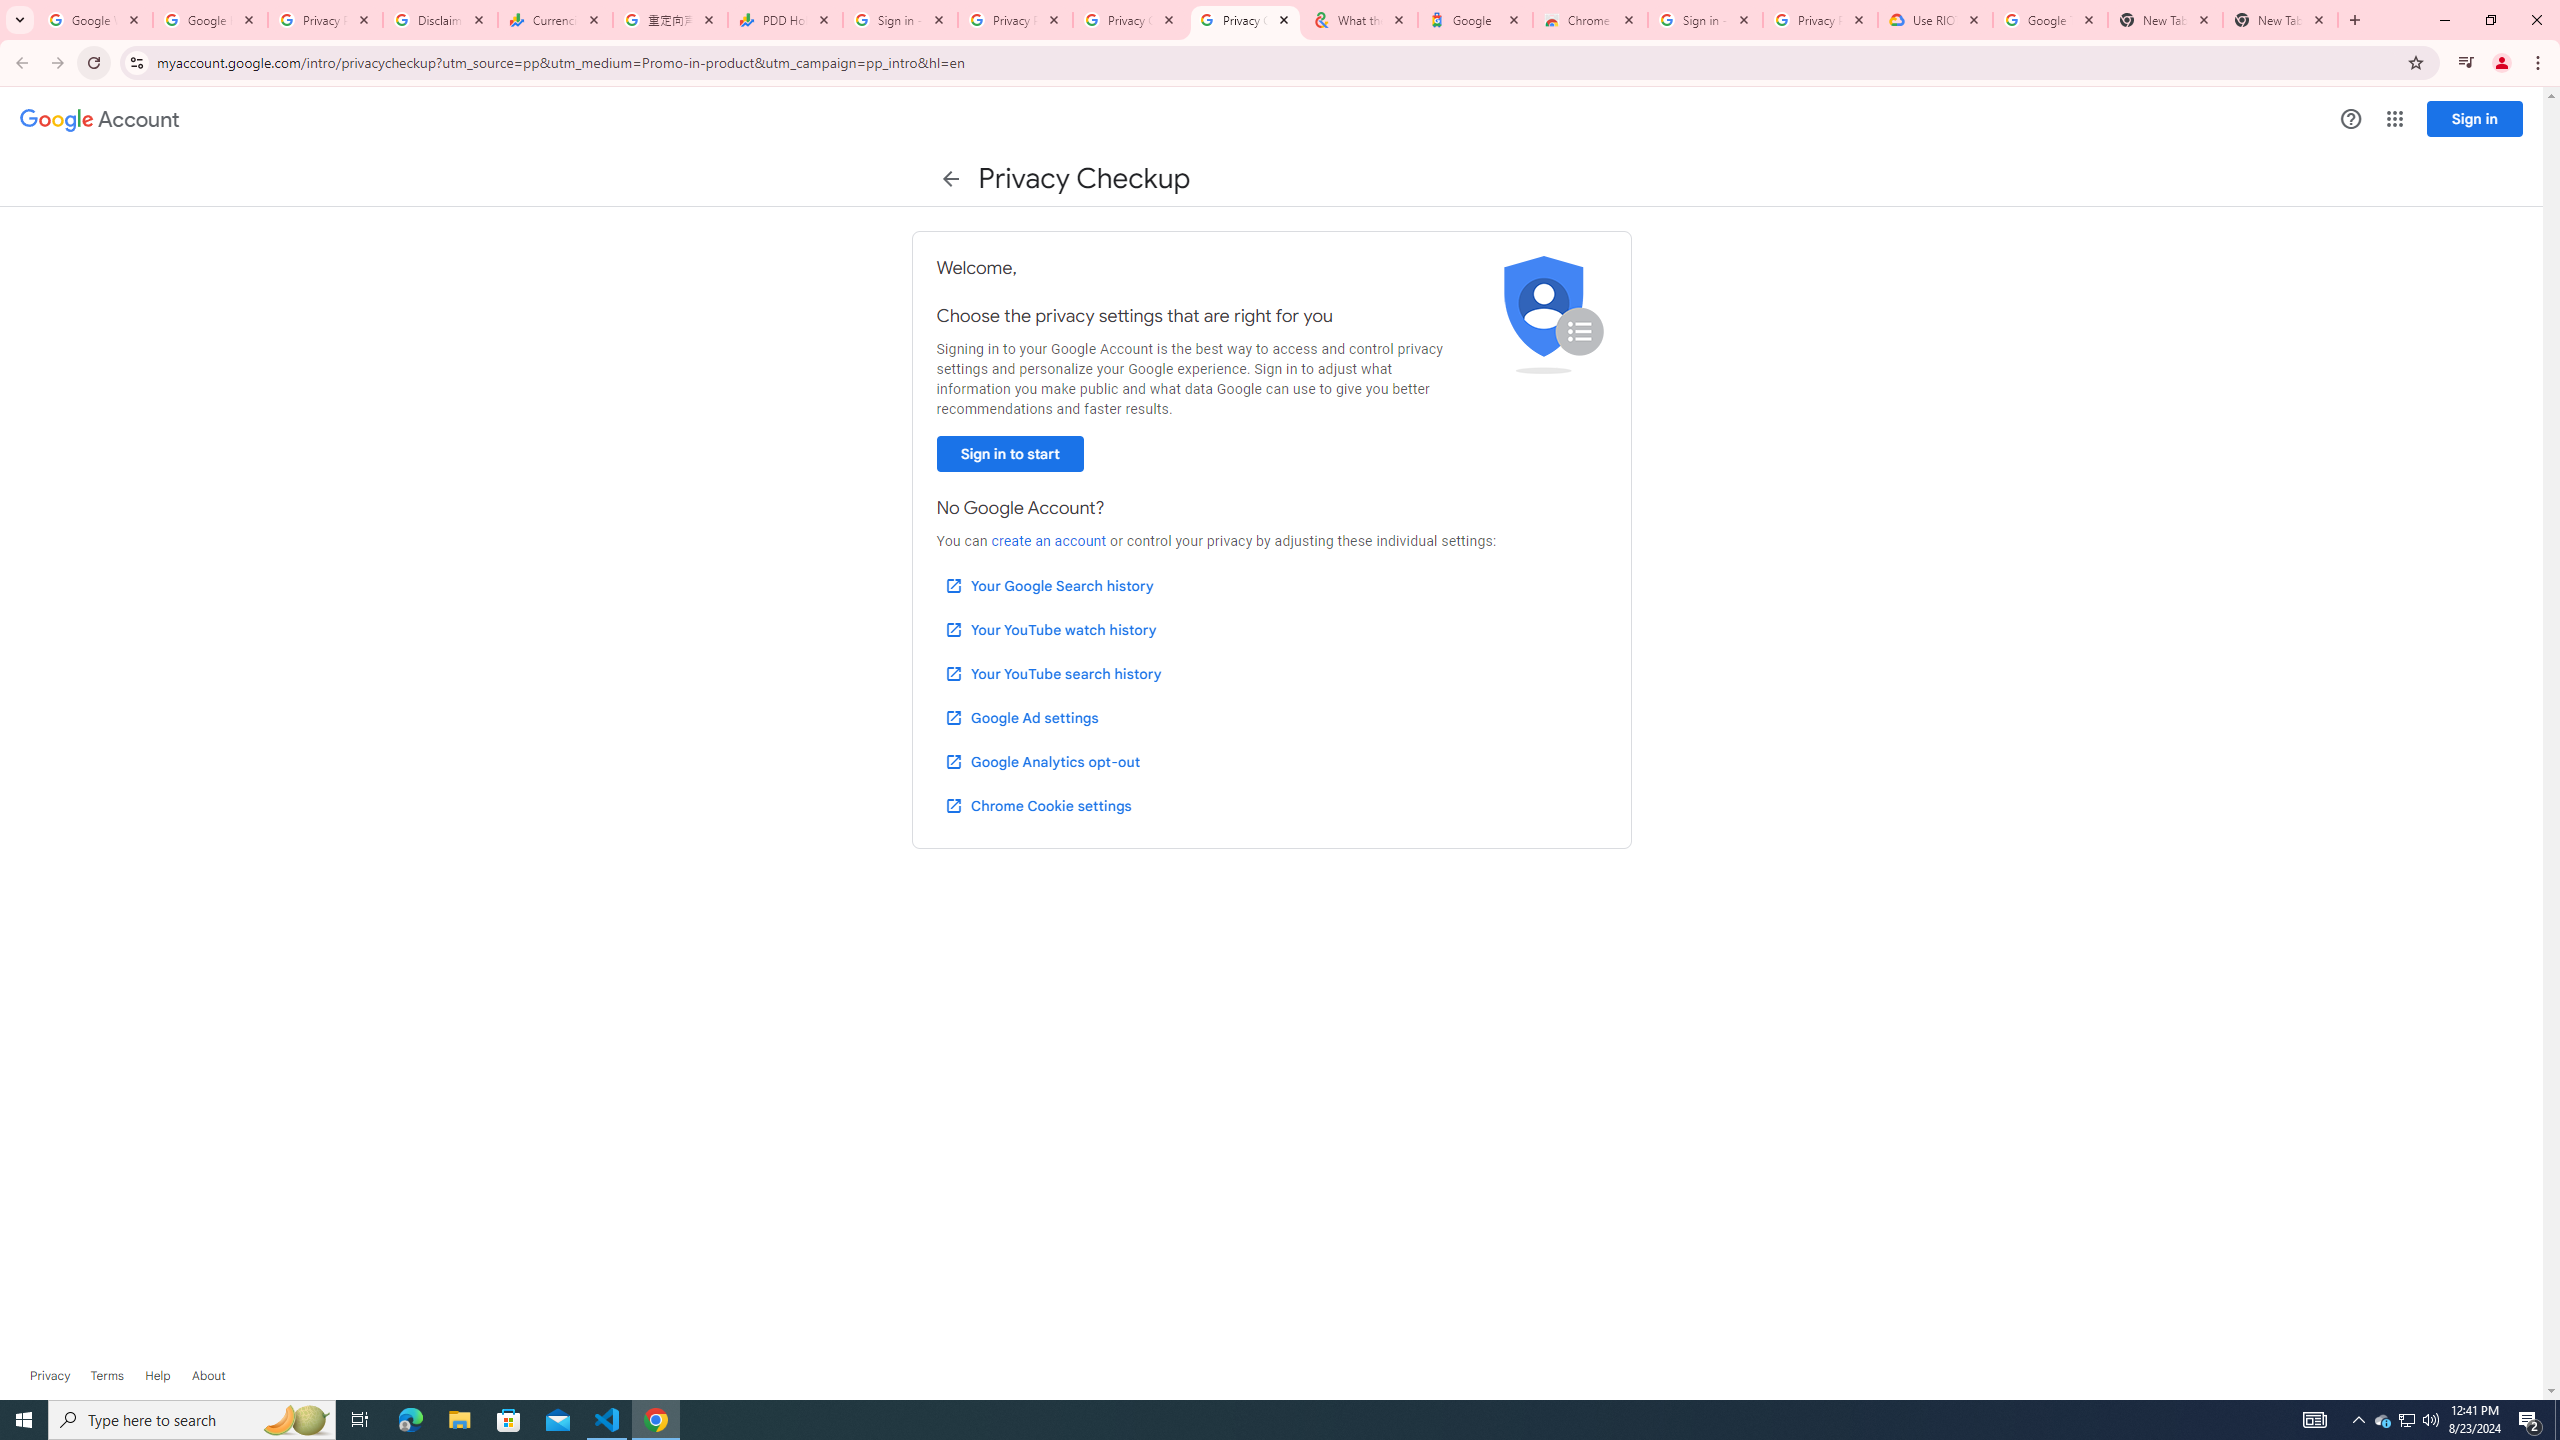  Describe the element at coordinates (1130, 19) in the screenshot. I see `'Privacy Checkup'` at that location.